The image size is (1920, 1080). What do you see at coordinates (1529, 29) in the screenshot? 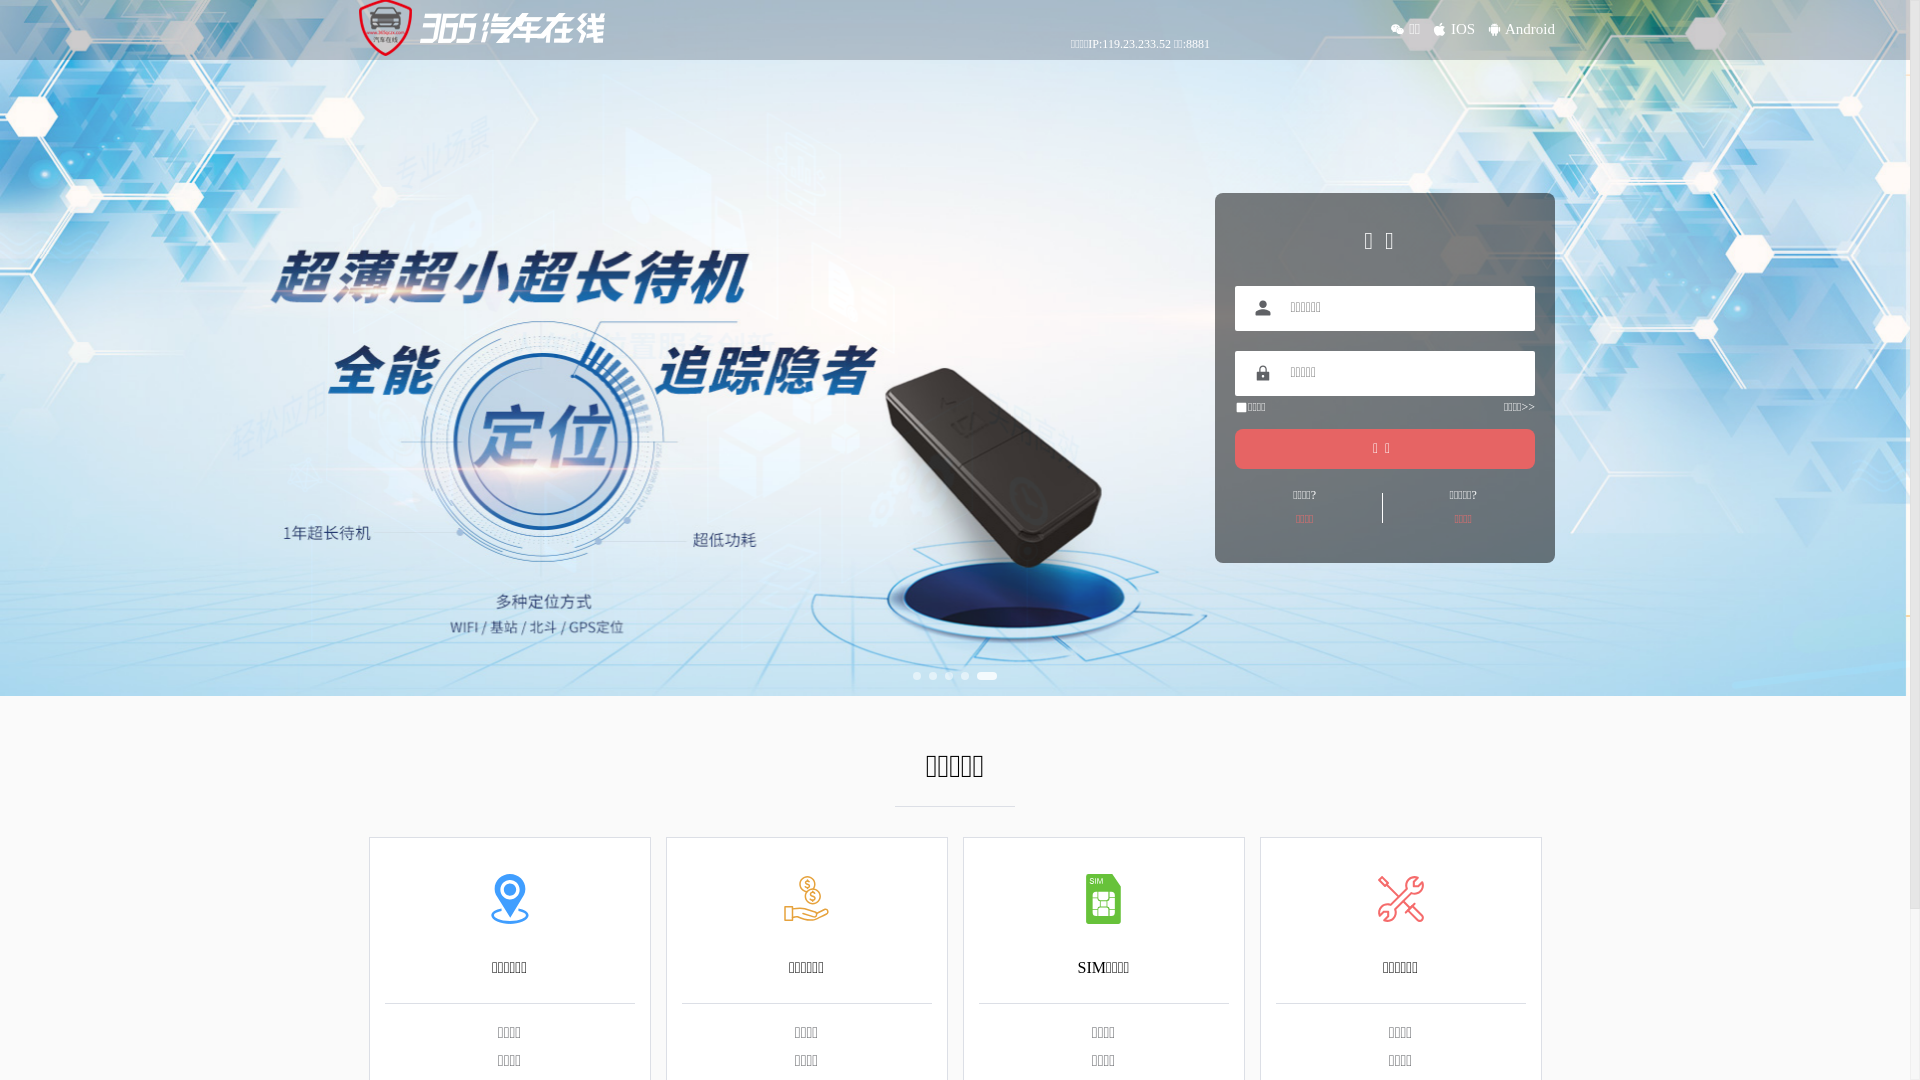
I see `'Android'` at bounding box center [1529, 29].